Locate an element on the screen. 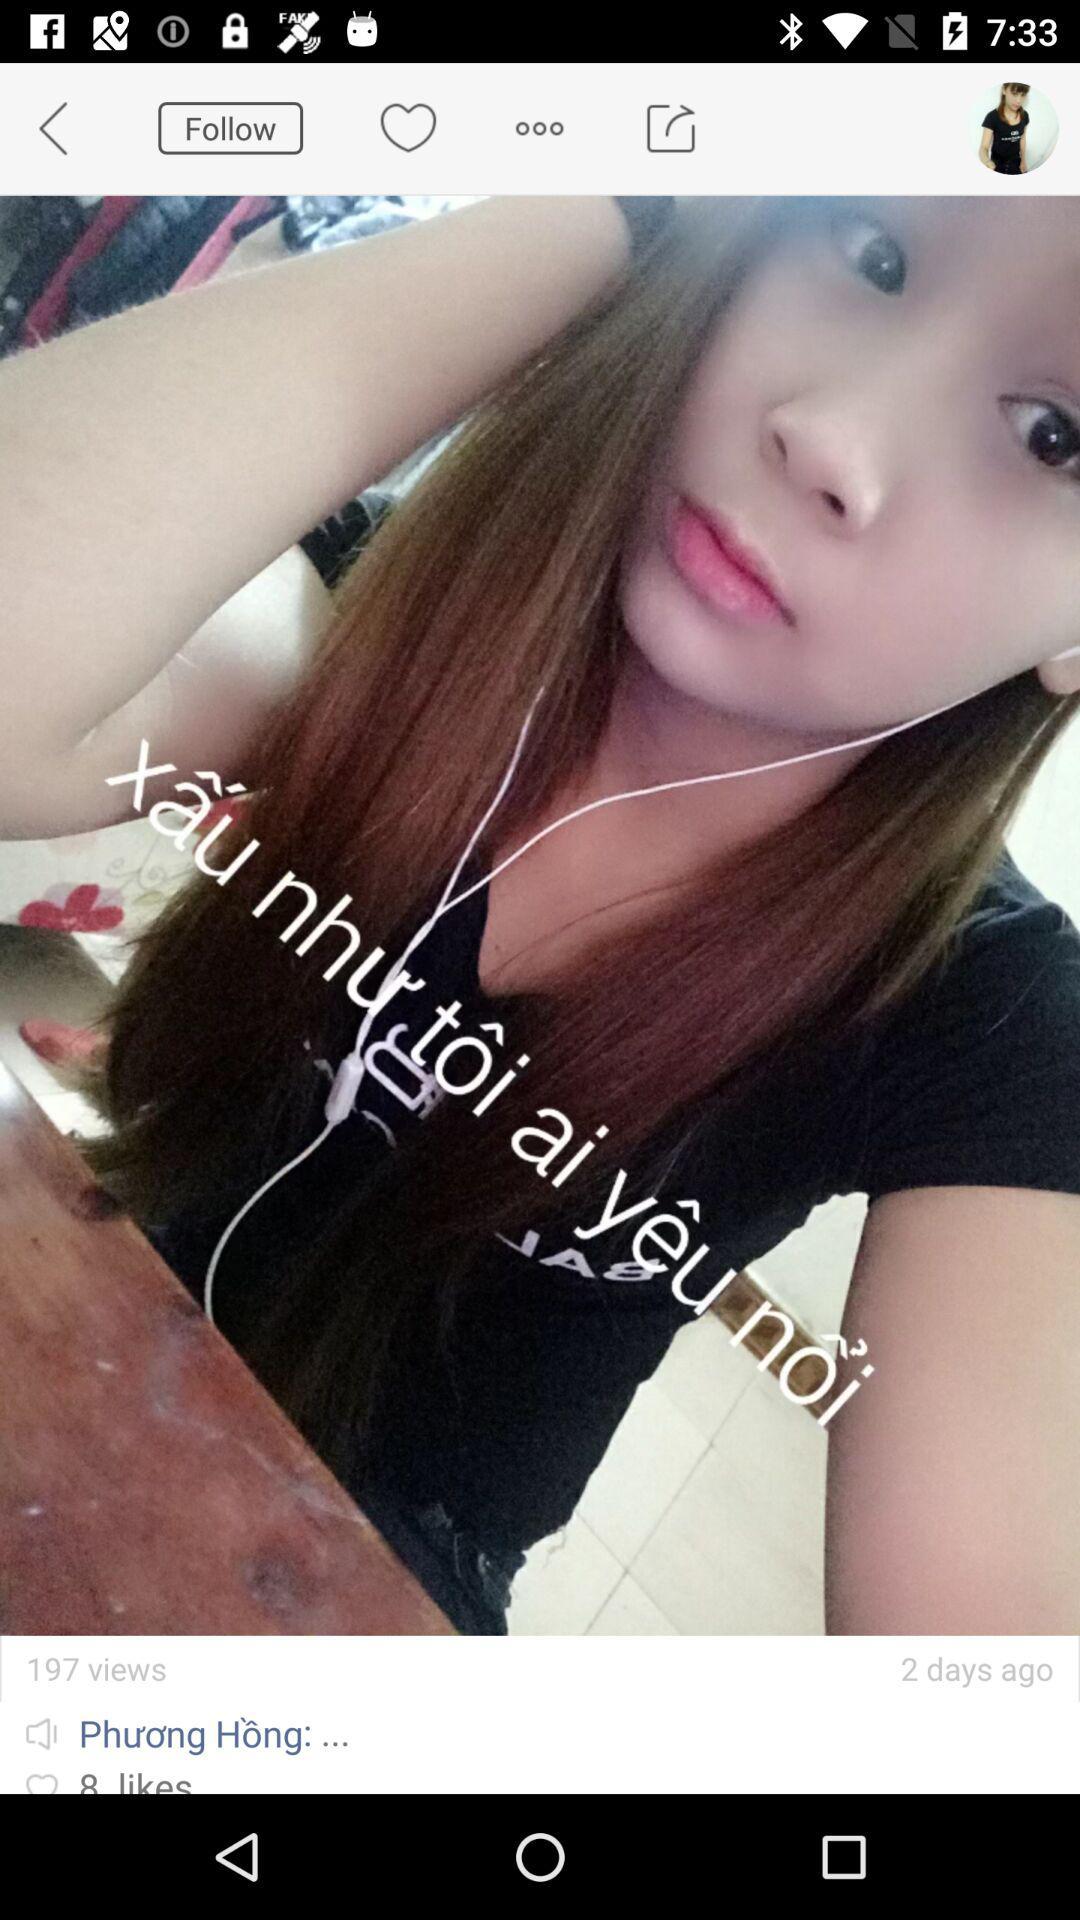 This screenshot has height=1920, width=1080. the app to the left of follow is located at coordinates (64, 127).